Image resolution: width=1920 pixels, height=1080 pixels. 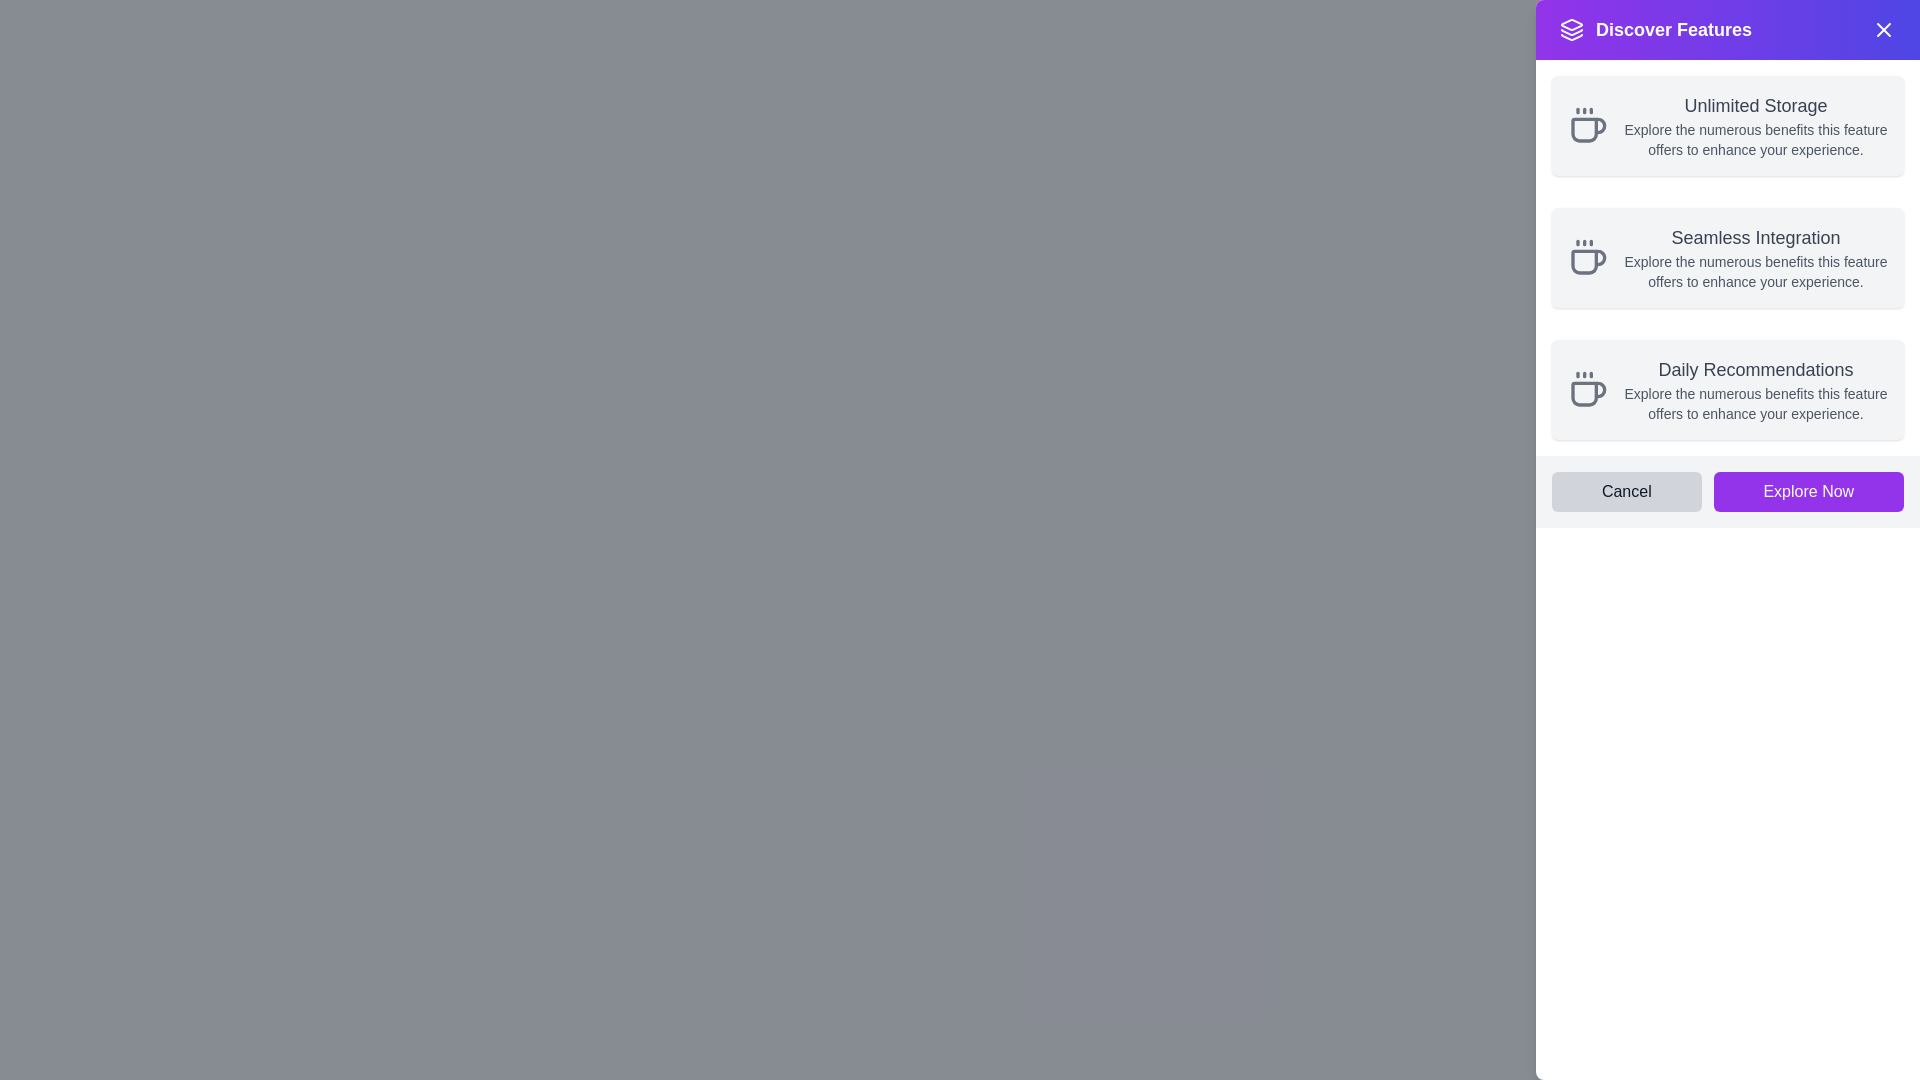 What do you see at coordinates (1882, 30) in the screenshot?
I see `the close icon (an 'X' shape SVG button) located at the top-right corner of the purple header bar titled 'Discover Features'` at bounding box center [1882, 30].